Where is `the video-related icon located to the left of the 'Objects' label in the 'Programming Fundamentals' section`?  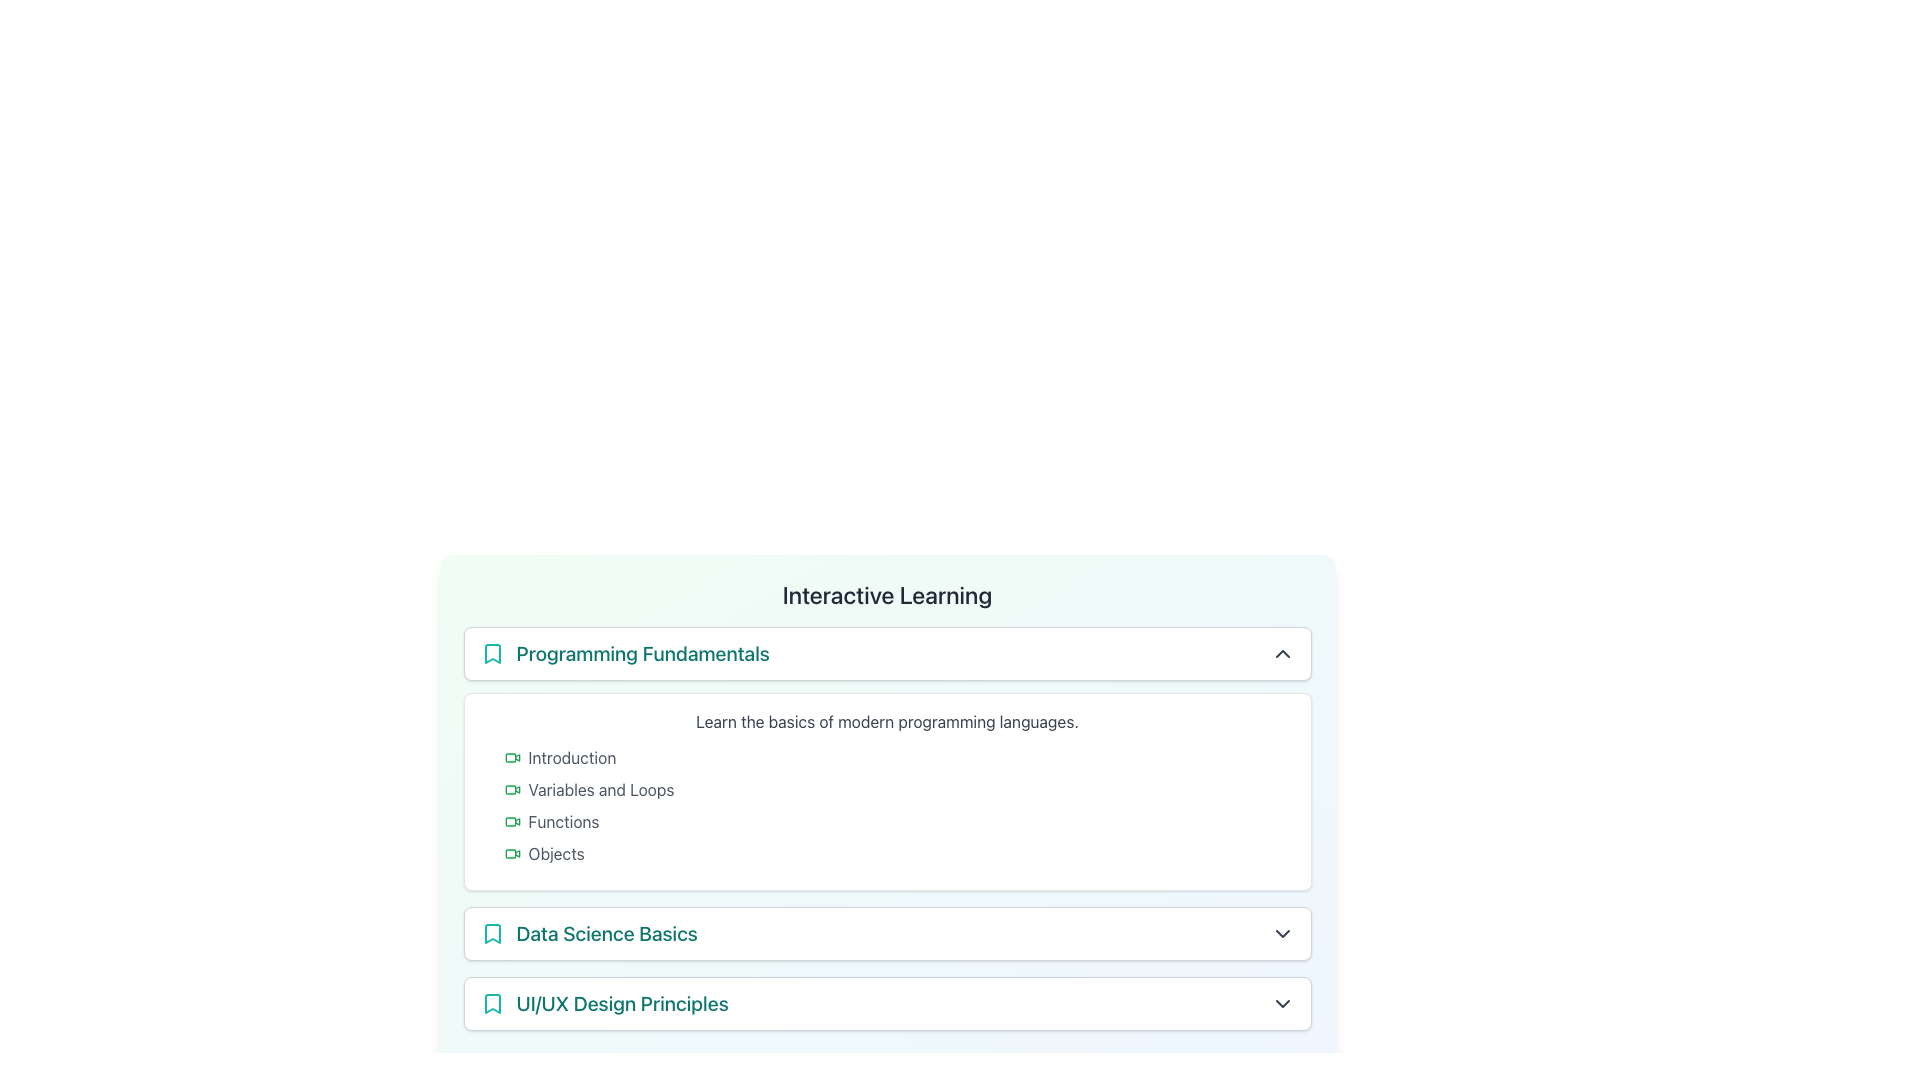 the video-related icon located to the left of the 'Objects' label in the 'Programming Fundamentals' section is located at coordinates (512, 853).